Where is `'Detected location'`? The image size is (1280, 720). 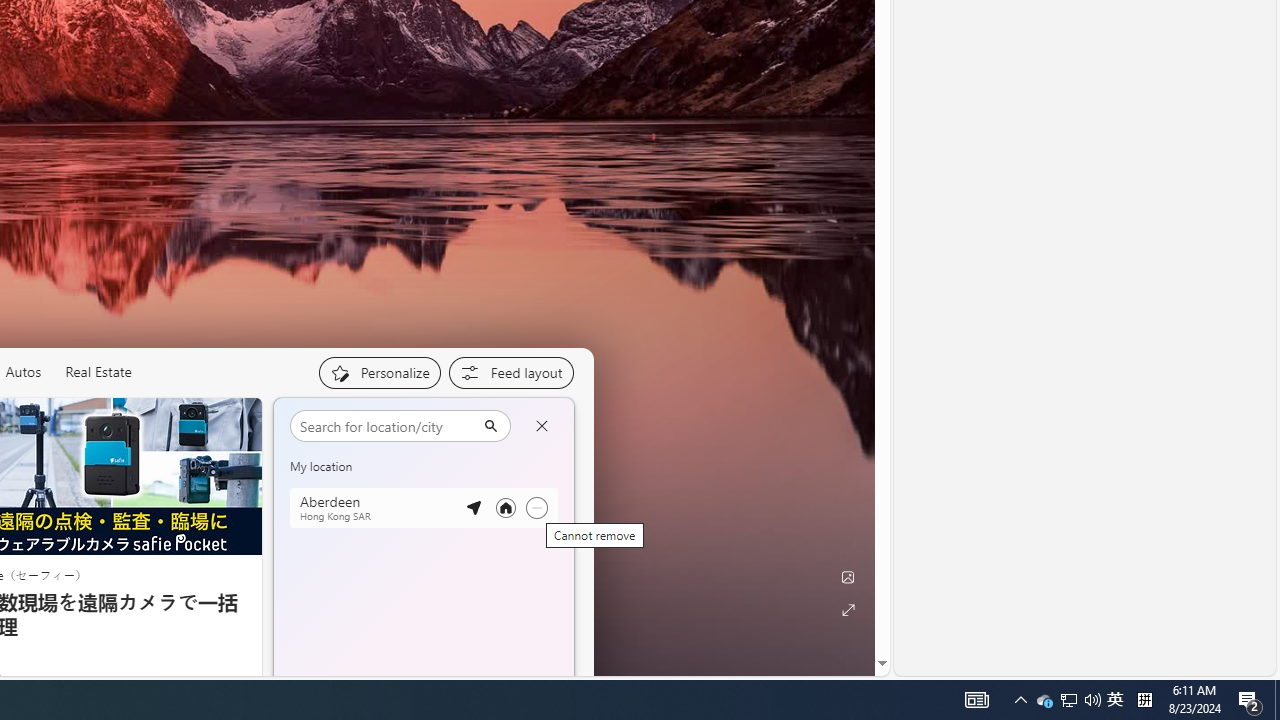
'Detected location' is located at coordinates (472, 506).